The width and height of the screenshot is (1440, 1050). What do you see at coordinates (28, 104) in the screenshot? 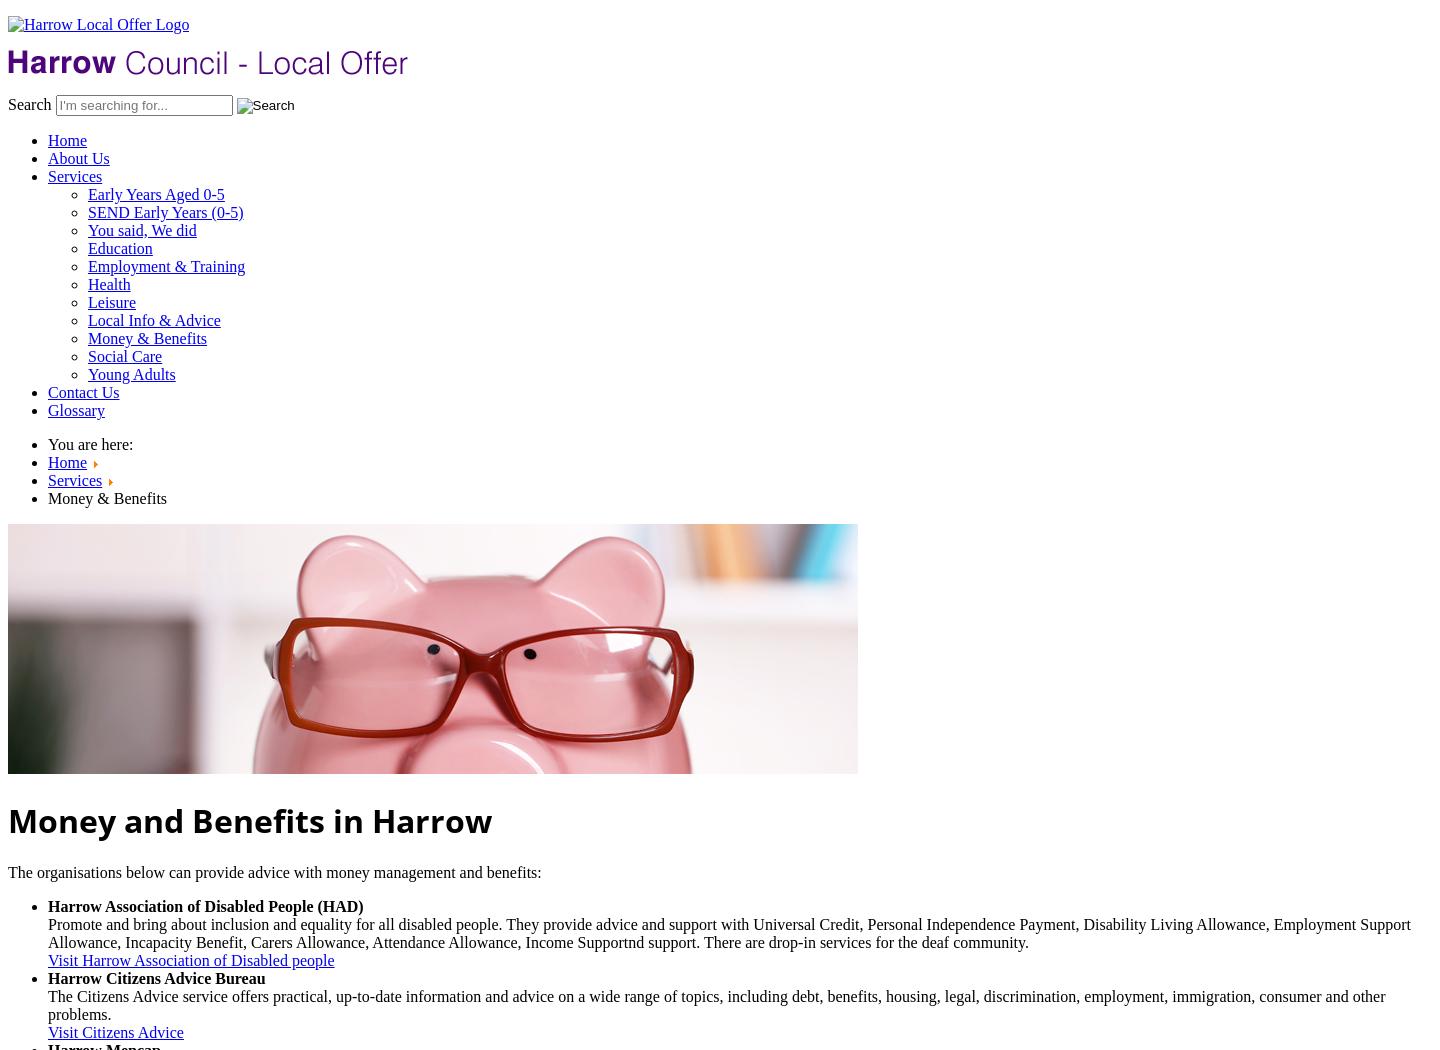
I see `'Search'` at bounding box center [28, 104].